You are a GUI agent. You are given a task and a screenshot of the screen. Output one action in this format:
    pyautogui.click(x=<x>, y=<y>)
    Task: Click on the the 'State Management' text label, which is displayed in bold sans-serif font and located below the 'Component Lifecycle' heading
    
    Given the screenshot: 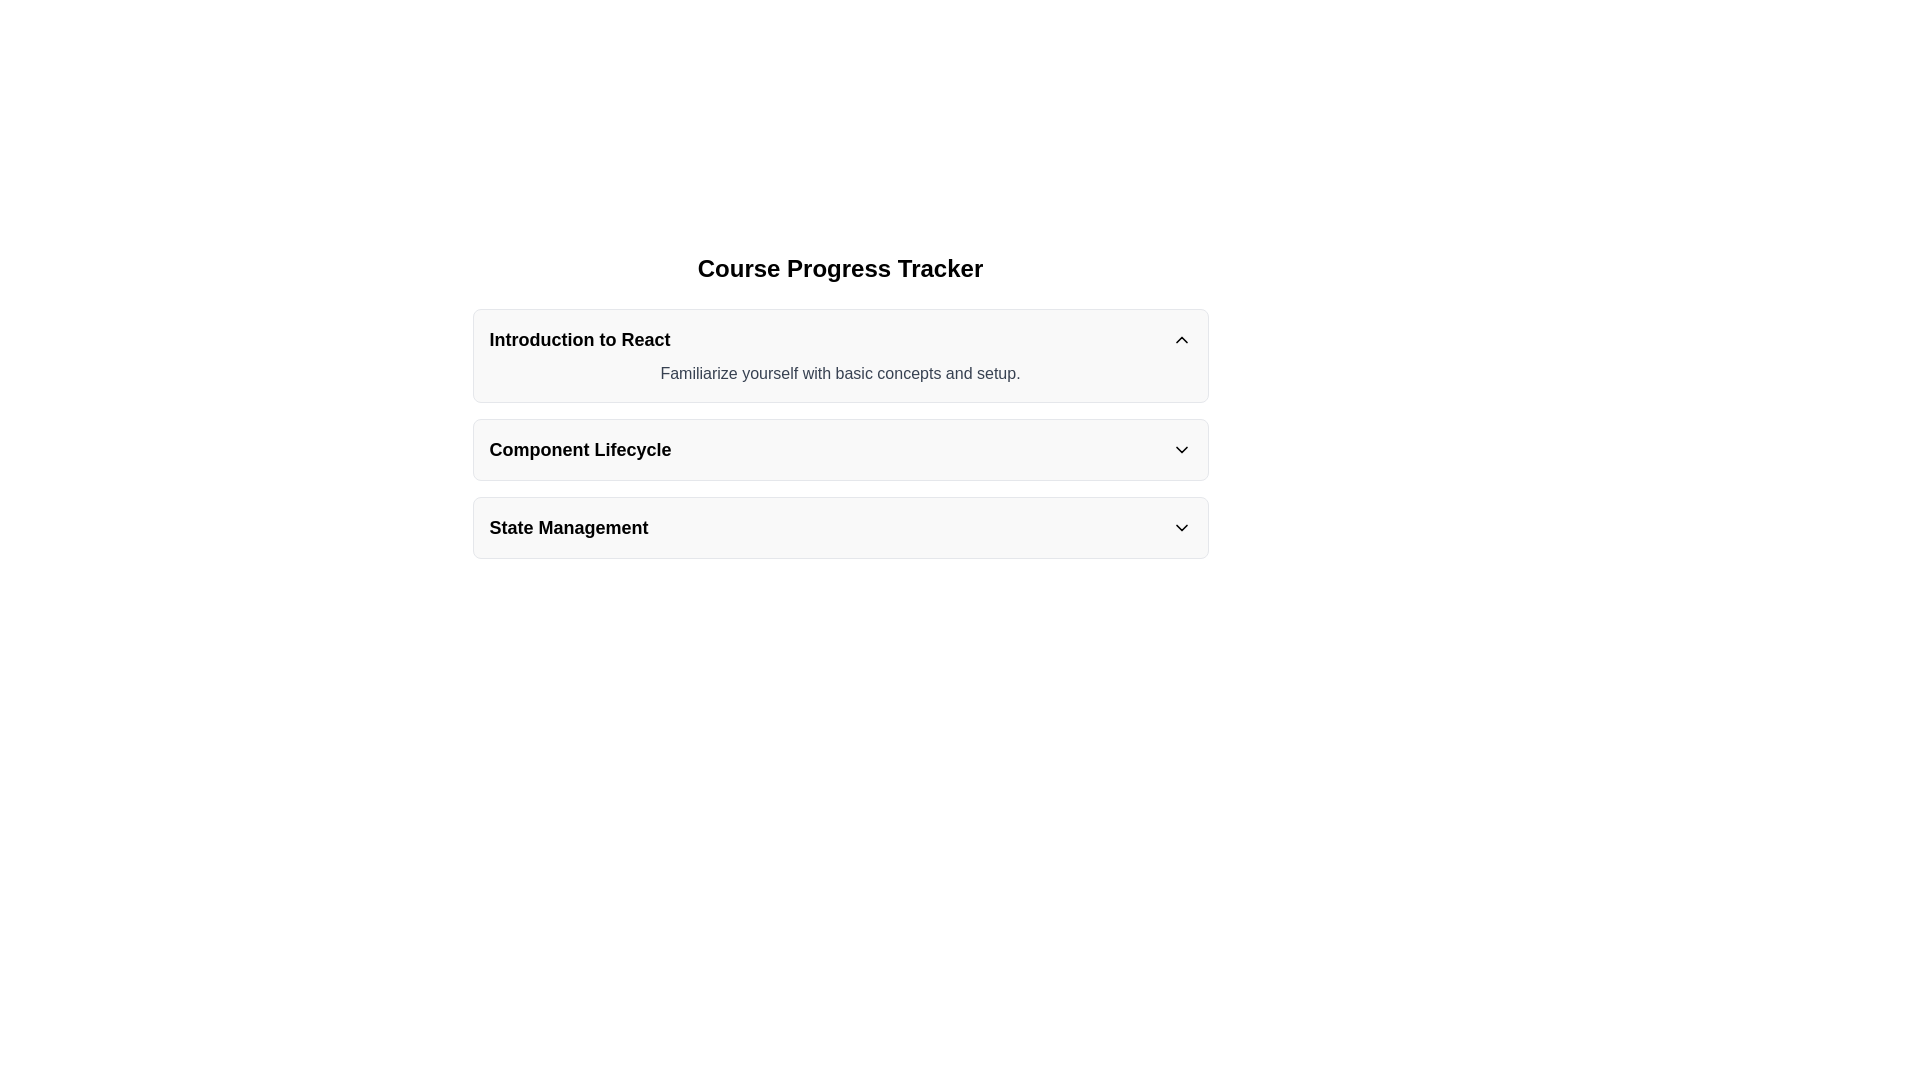 What is the action you would take?
    pyautogui.click(x=568, y=527)
    